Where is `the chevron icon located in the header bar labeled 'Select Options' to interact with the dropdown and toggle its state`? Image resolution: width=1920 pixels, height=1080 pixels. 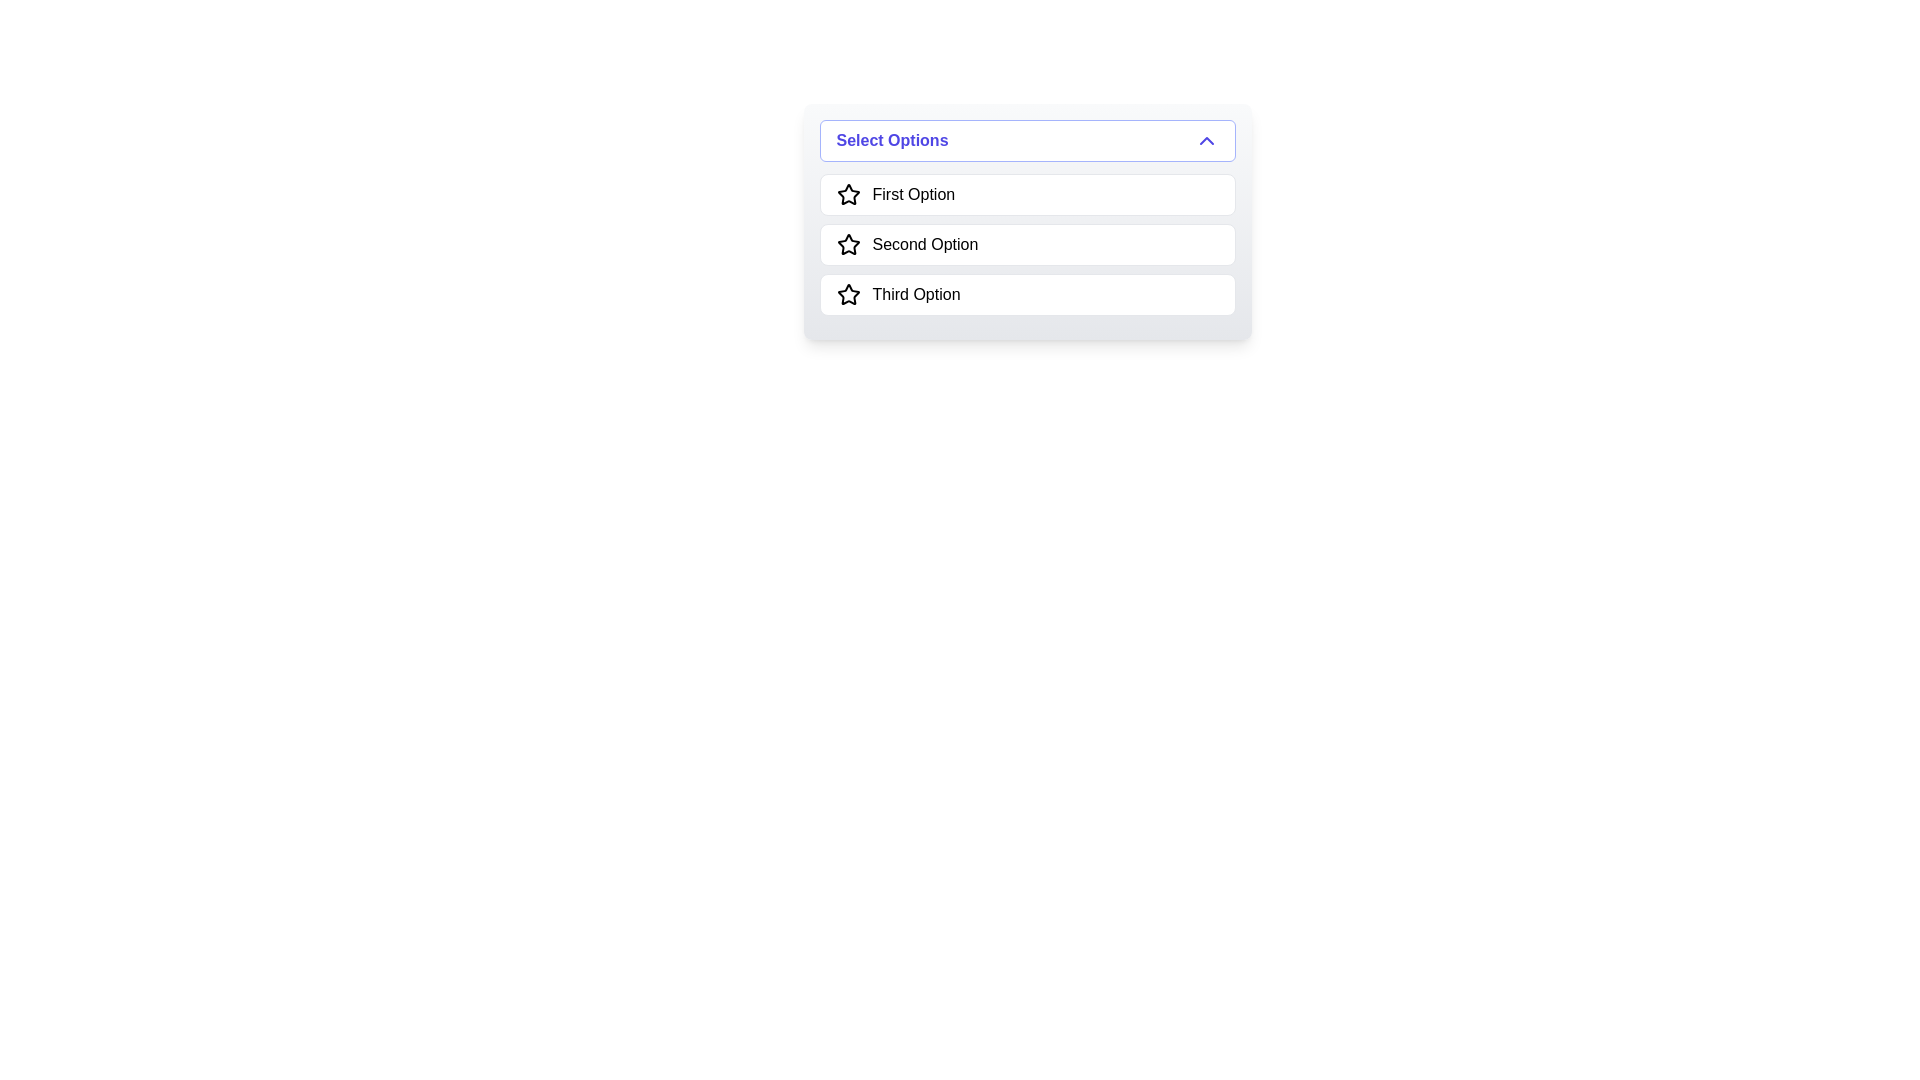 the chevron icon located in the header bar labeled 'Select Options' to interact with the dropdown and toggle its state is located at coordinates (1205, 140).